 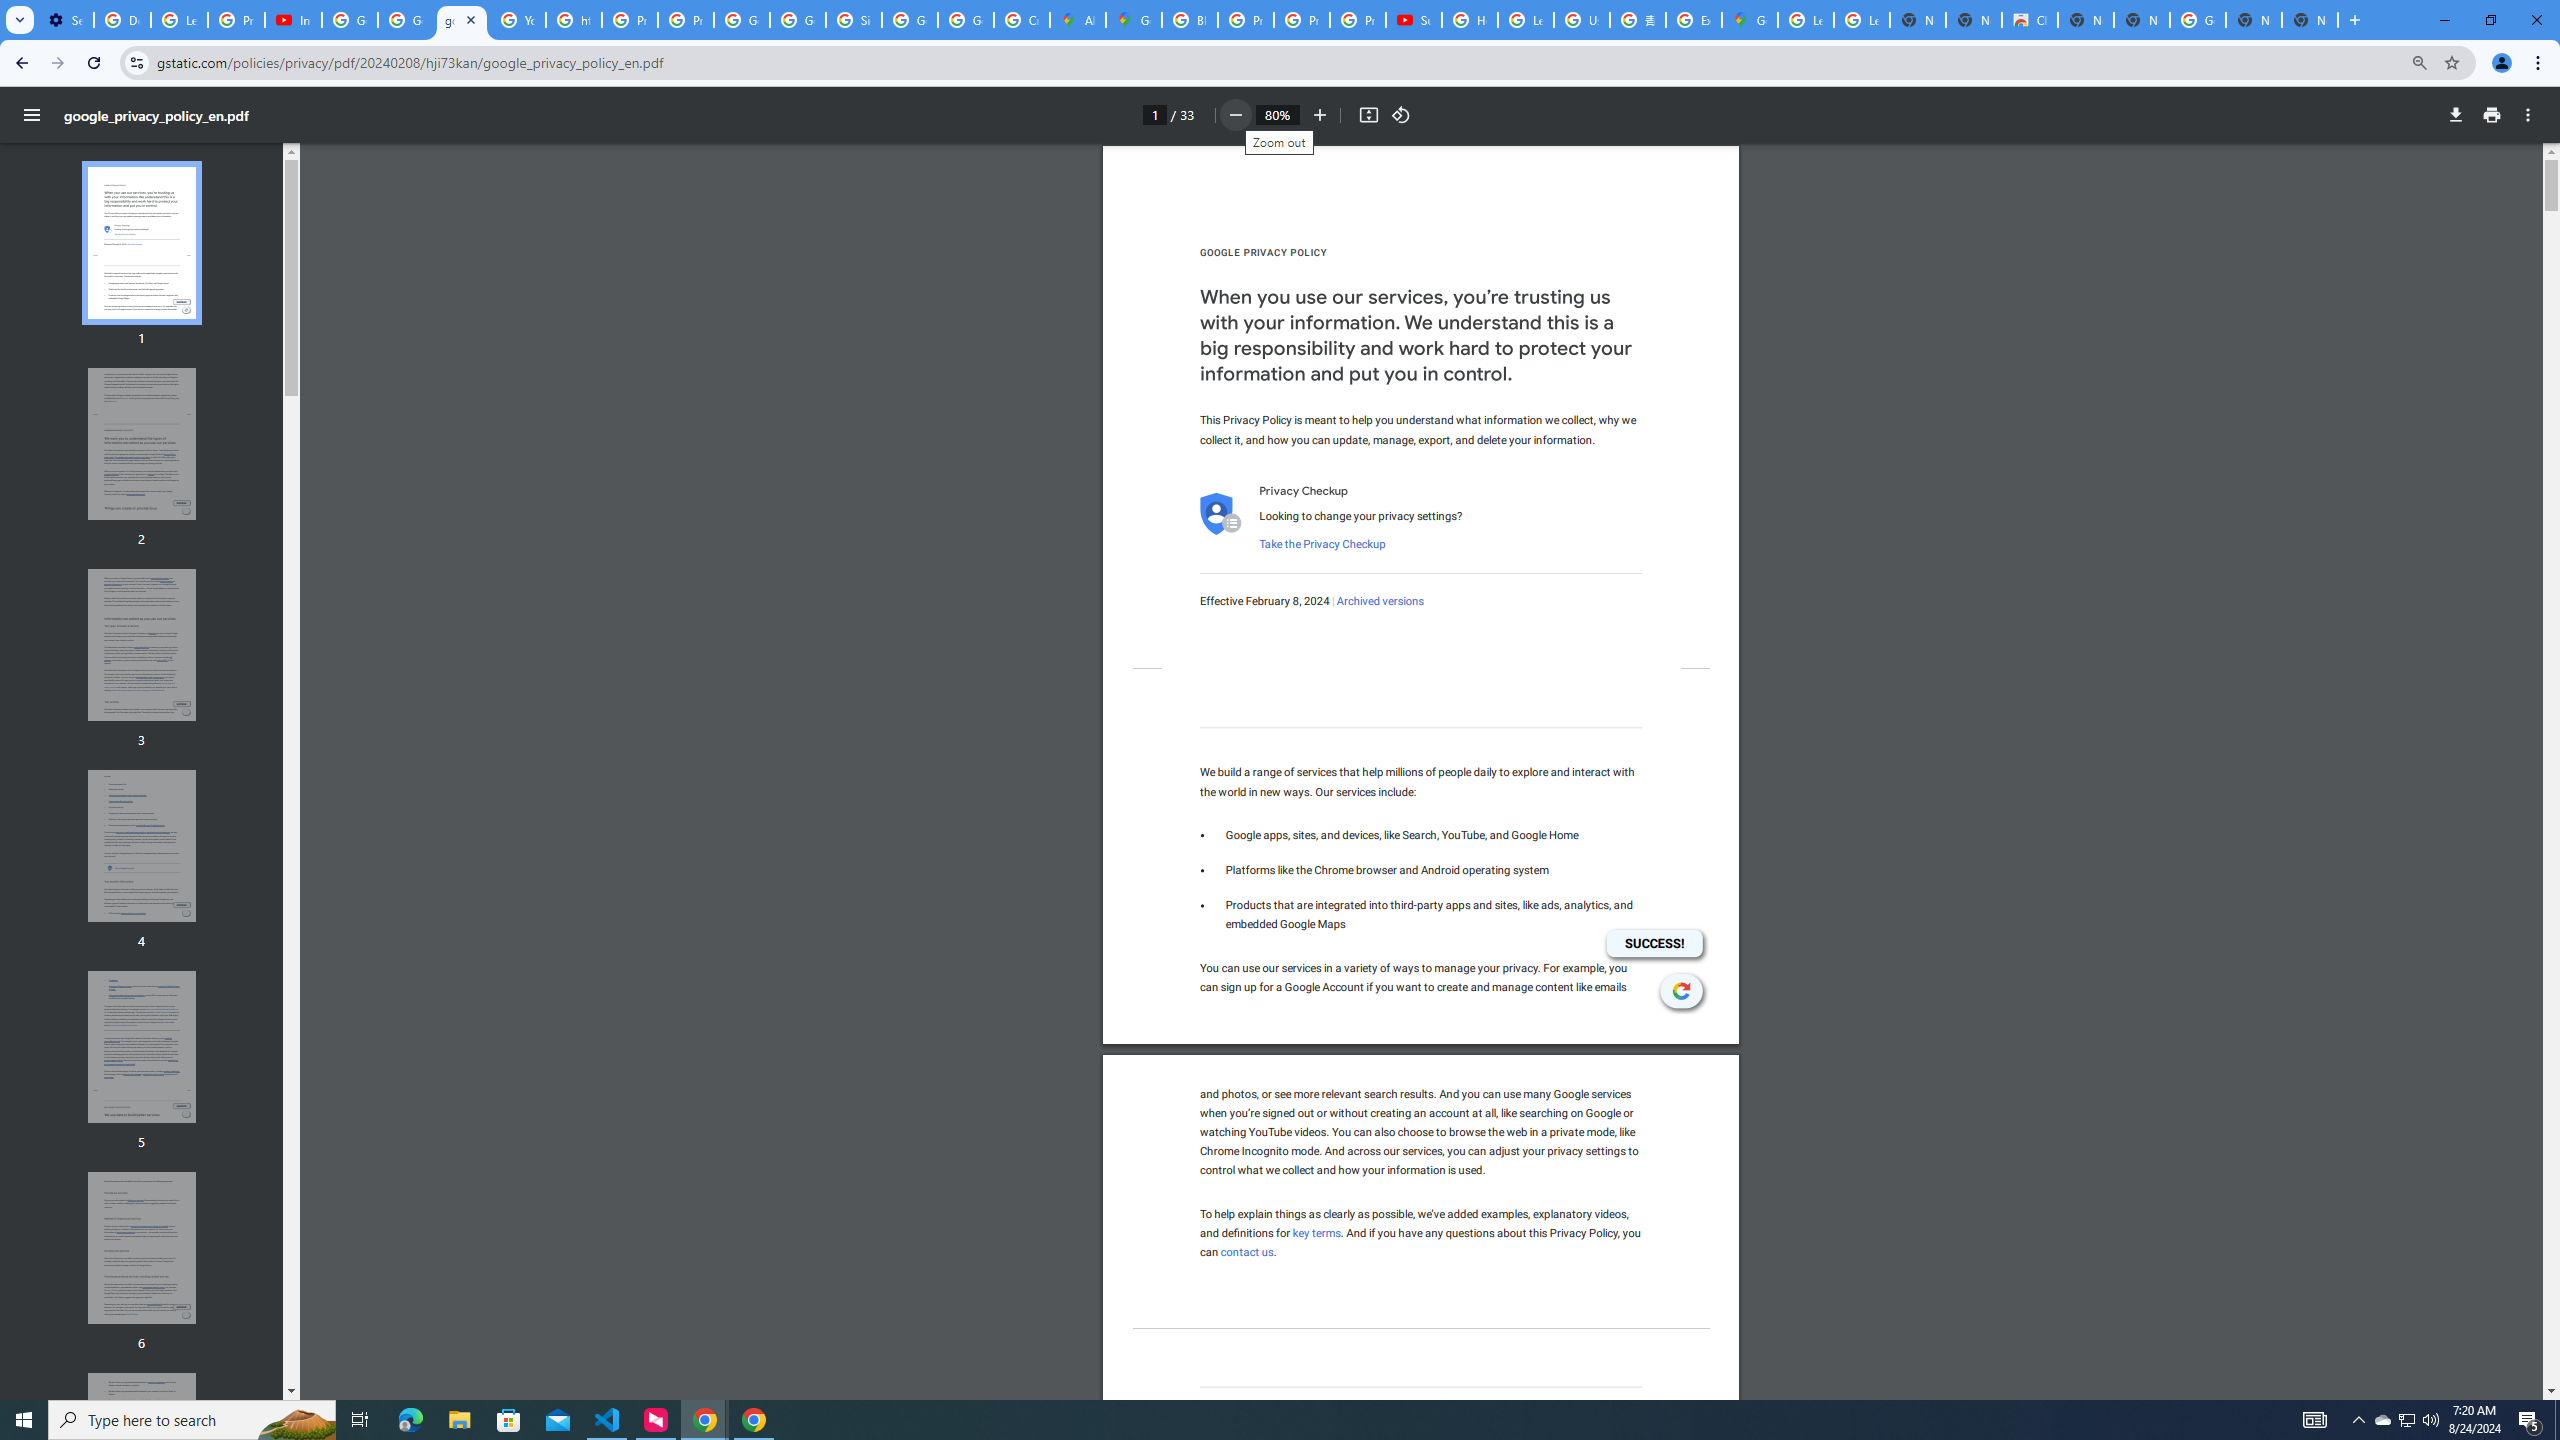 I want to click on 'key terms', so click(x=1316, y=1232).